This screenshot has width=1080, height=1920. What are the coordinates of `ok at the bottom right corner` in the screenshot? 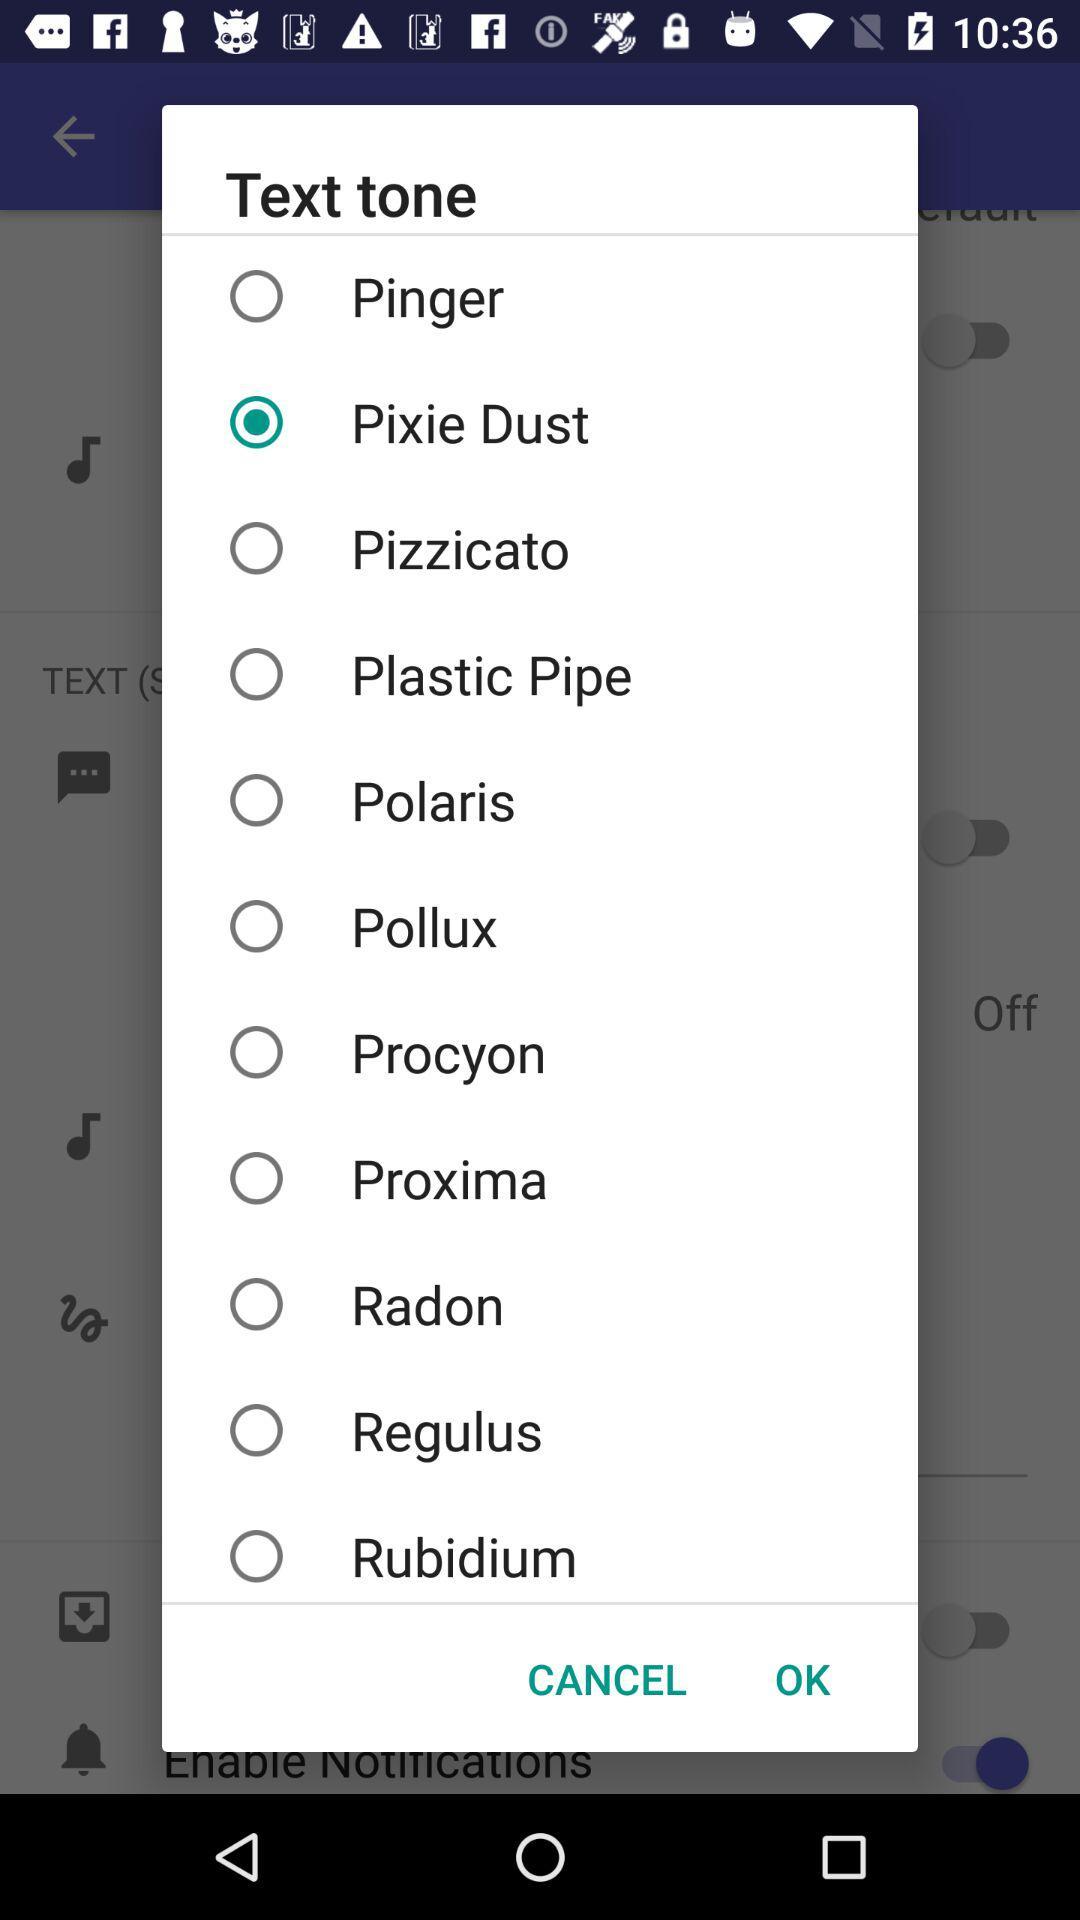 It's located at (801, 1678).